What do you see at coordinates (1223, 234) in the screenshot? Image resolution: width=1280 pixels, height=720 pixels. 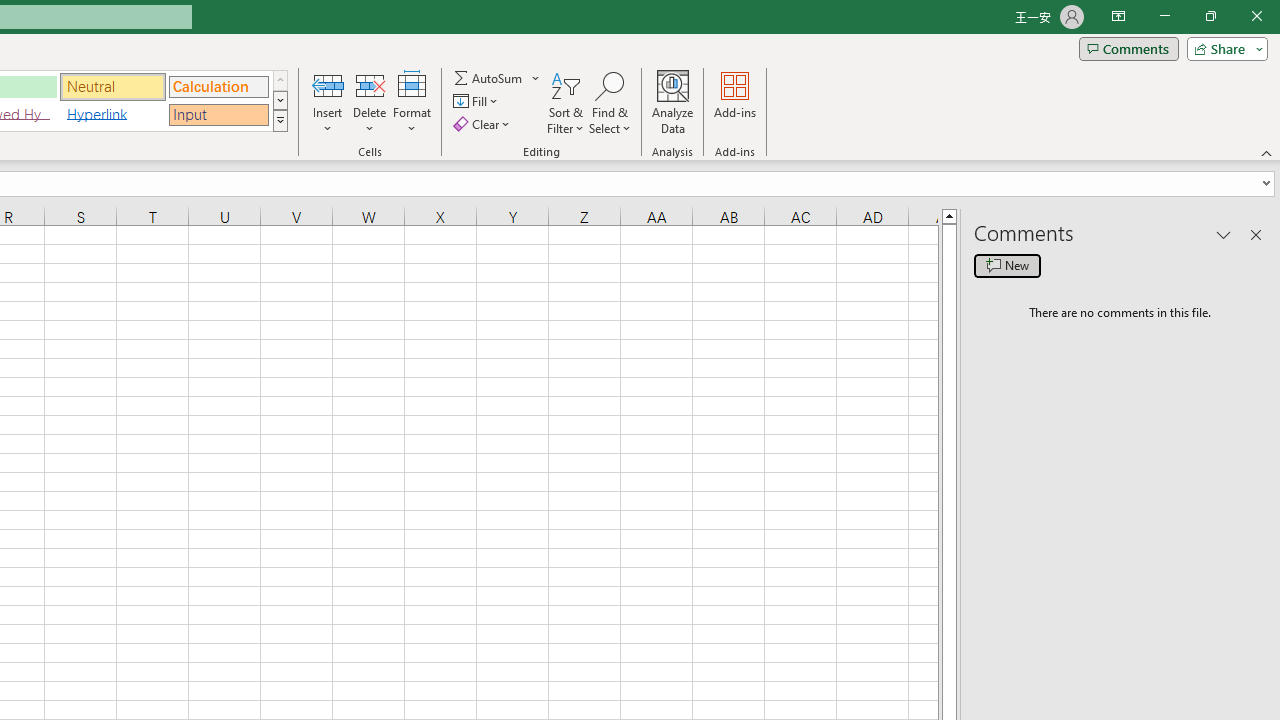 I see `'Task Pane Options'` at bounding box center [1223, 234].